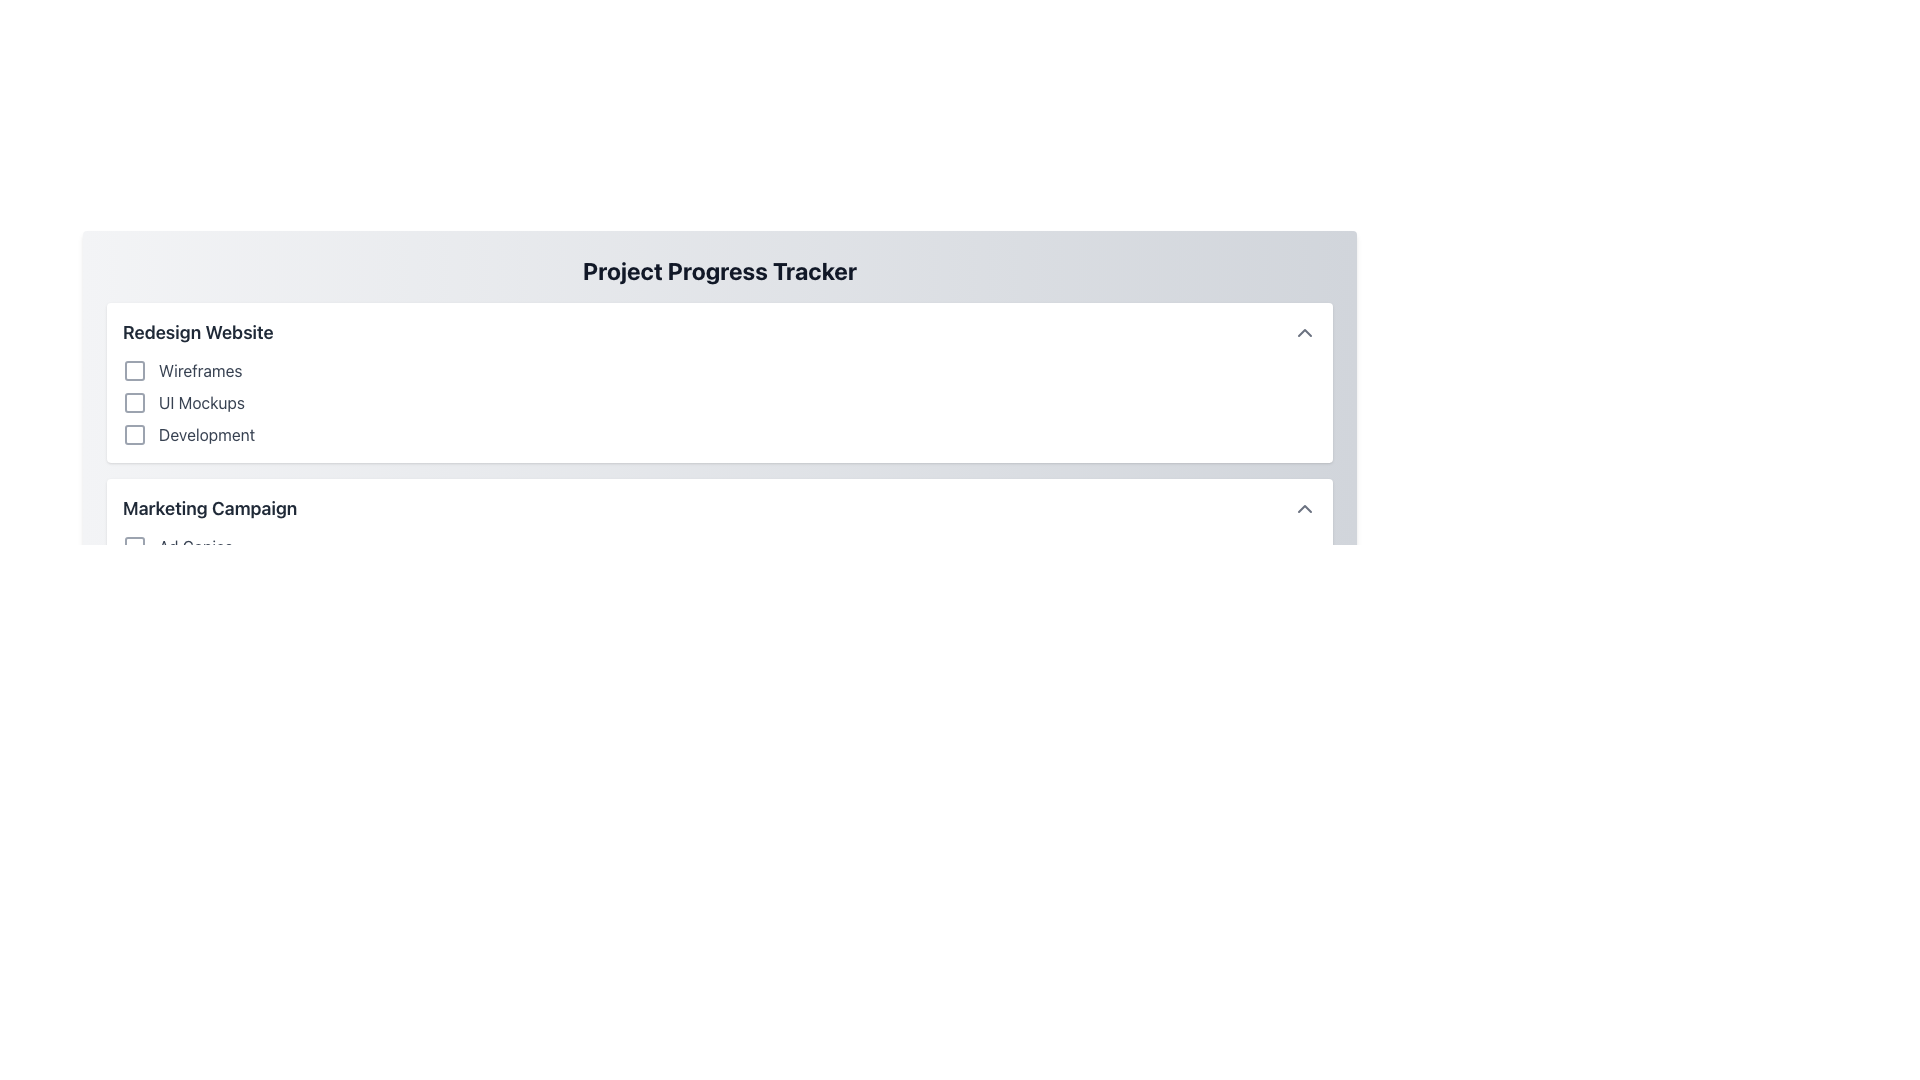  What do you see at coordinates (133, 434) in the screenshot?
I see `the 'Development' checkbox located under the 'Redesign Website' section` at bounding box center [133, 434].